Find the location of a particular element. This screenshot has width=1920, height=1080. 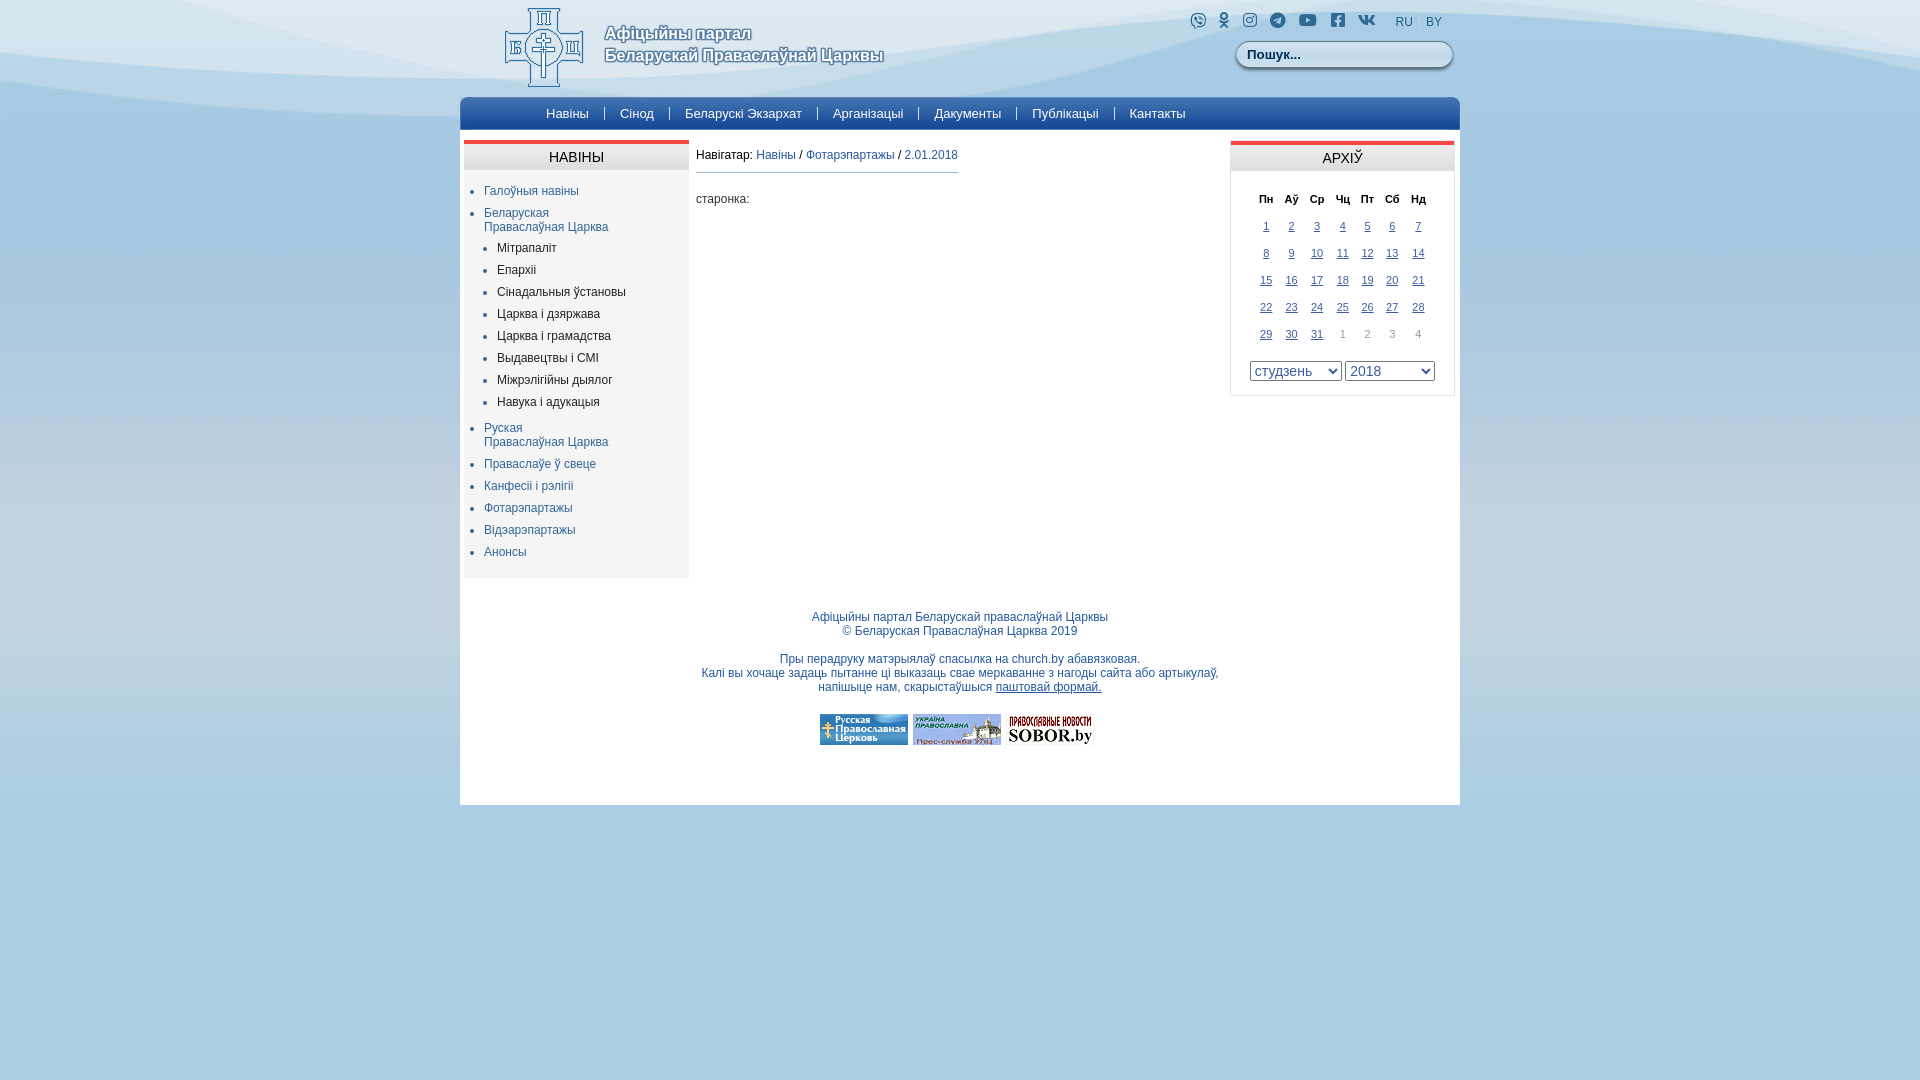

'27' is located at coordinates (1391, 305).